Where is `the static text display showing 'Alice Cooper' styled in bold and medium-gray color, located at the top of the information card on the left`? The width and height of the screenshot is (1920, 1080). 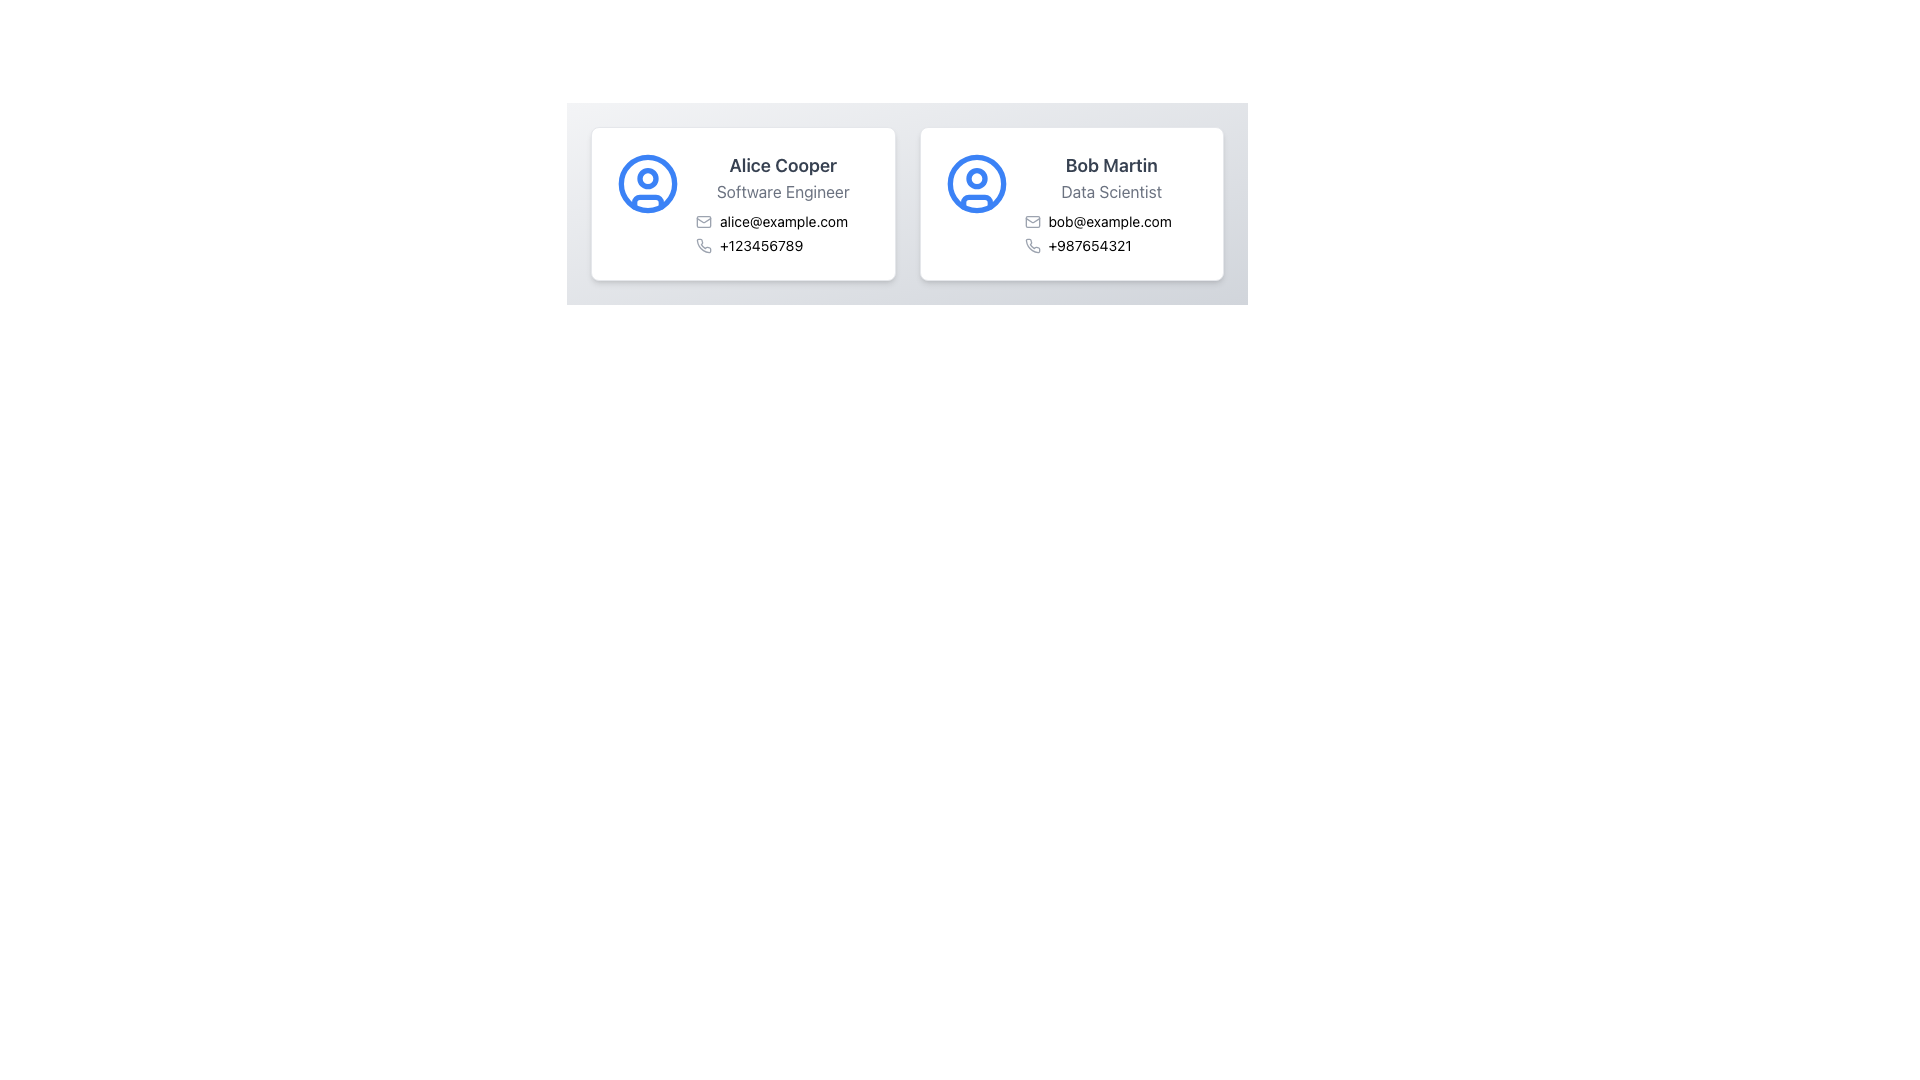
the static text display showing 'Alice Cooper' styled in bold and medium-gray color, located at the top of the information card on the left is located at coordinates (782, 164).